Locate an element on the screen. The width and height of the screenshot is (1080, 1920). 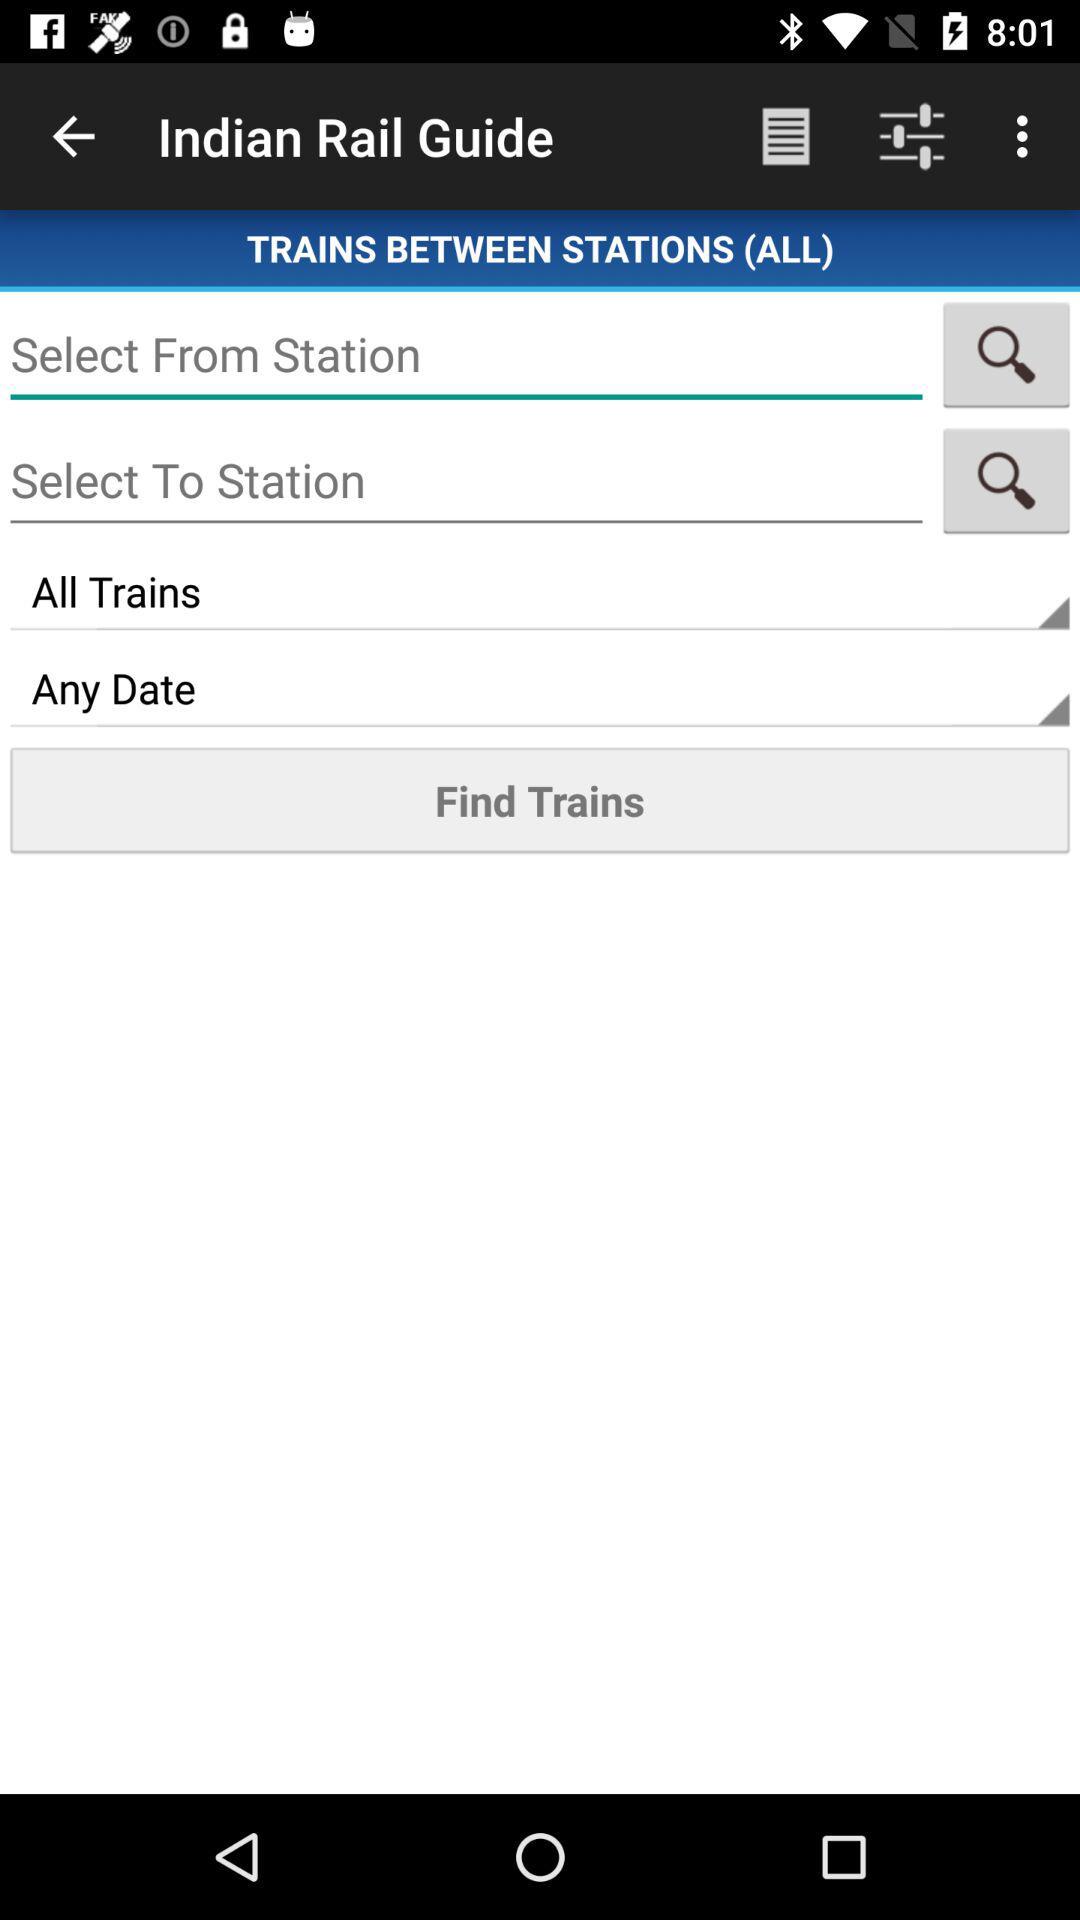
text box for from station is located at coordinates (466, 354).